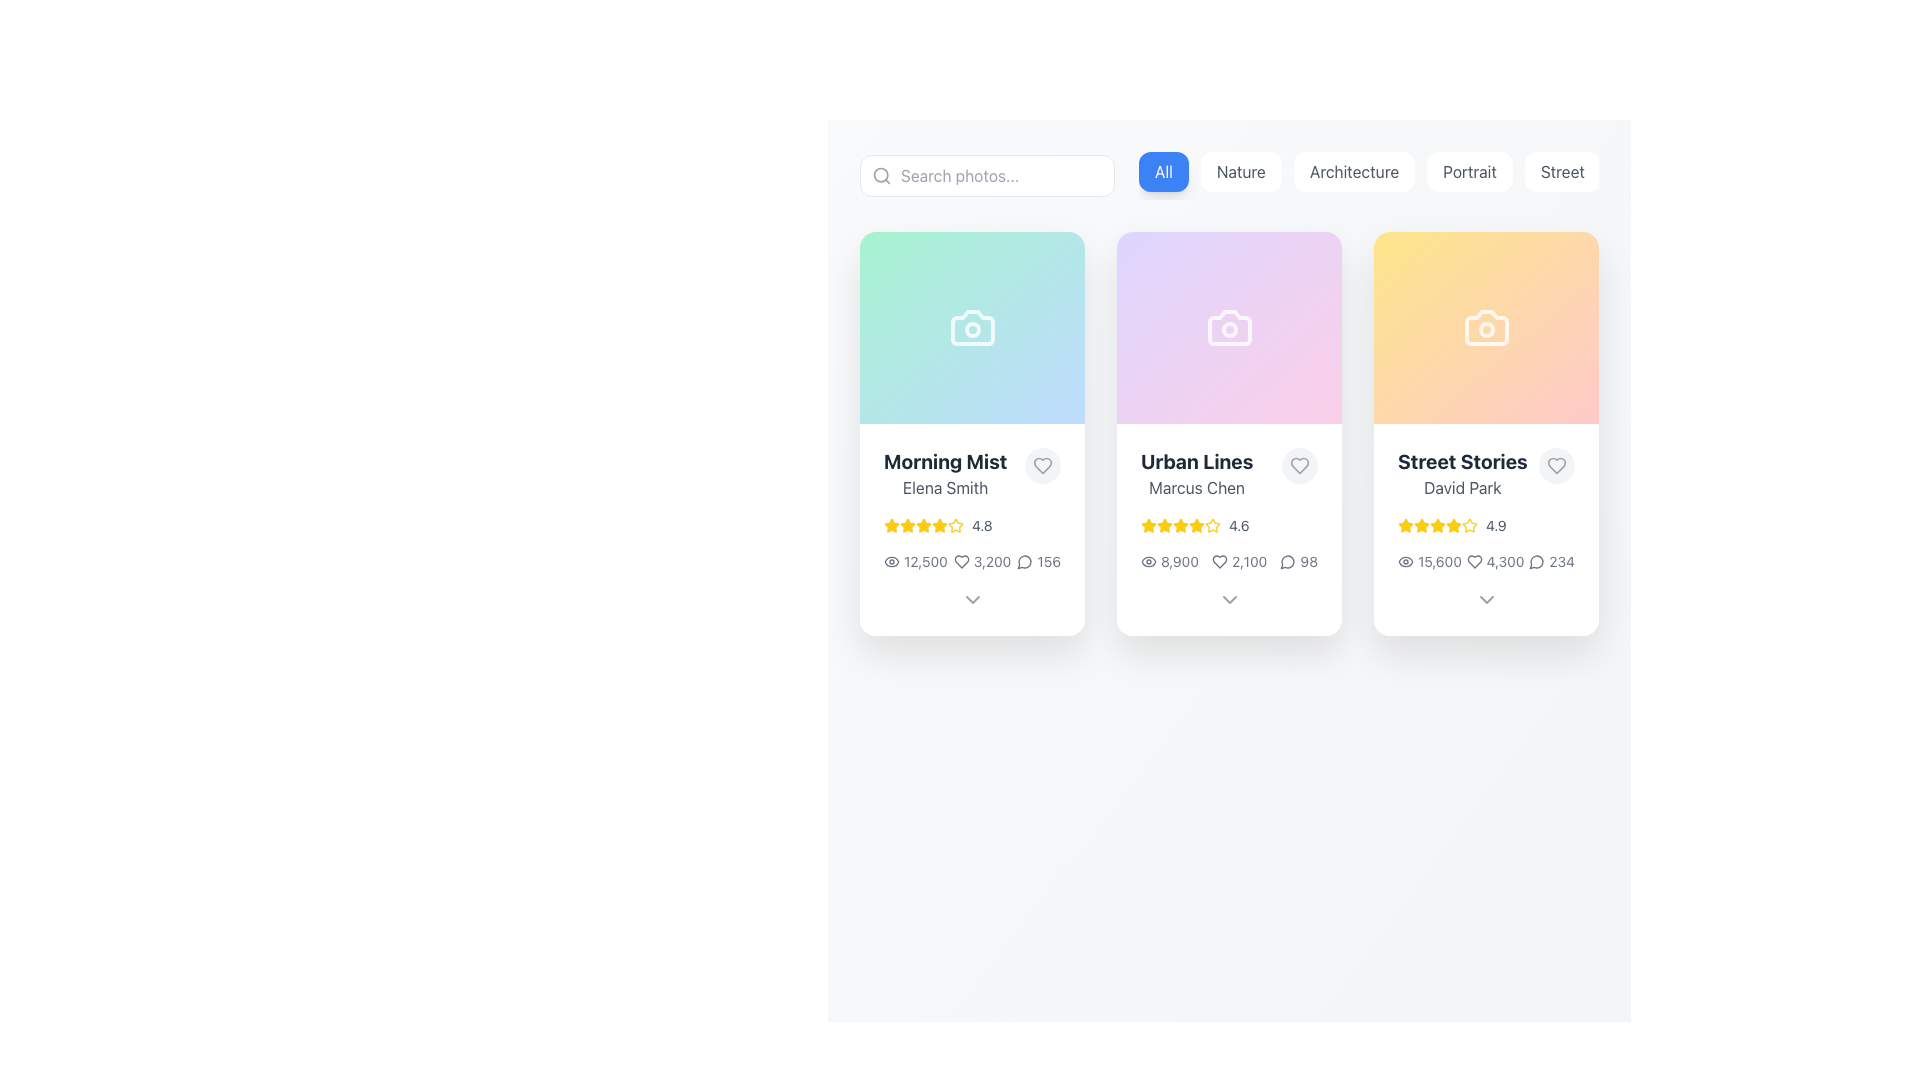 The width and height of the screenshot is (1920, 1080). I want to click on the second golden yellow star icon in the rating system under the 'Morning Mist' card authored by 'Elena Smith', so click(906, 524).